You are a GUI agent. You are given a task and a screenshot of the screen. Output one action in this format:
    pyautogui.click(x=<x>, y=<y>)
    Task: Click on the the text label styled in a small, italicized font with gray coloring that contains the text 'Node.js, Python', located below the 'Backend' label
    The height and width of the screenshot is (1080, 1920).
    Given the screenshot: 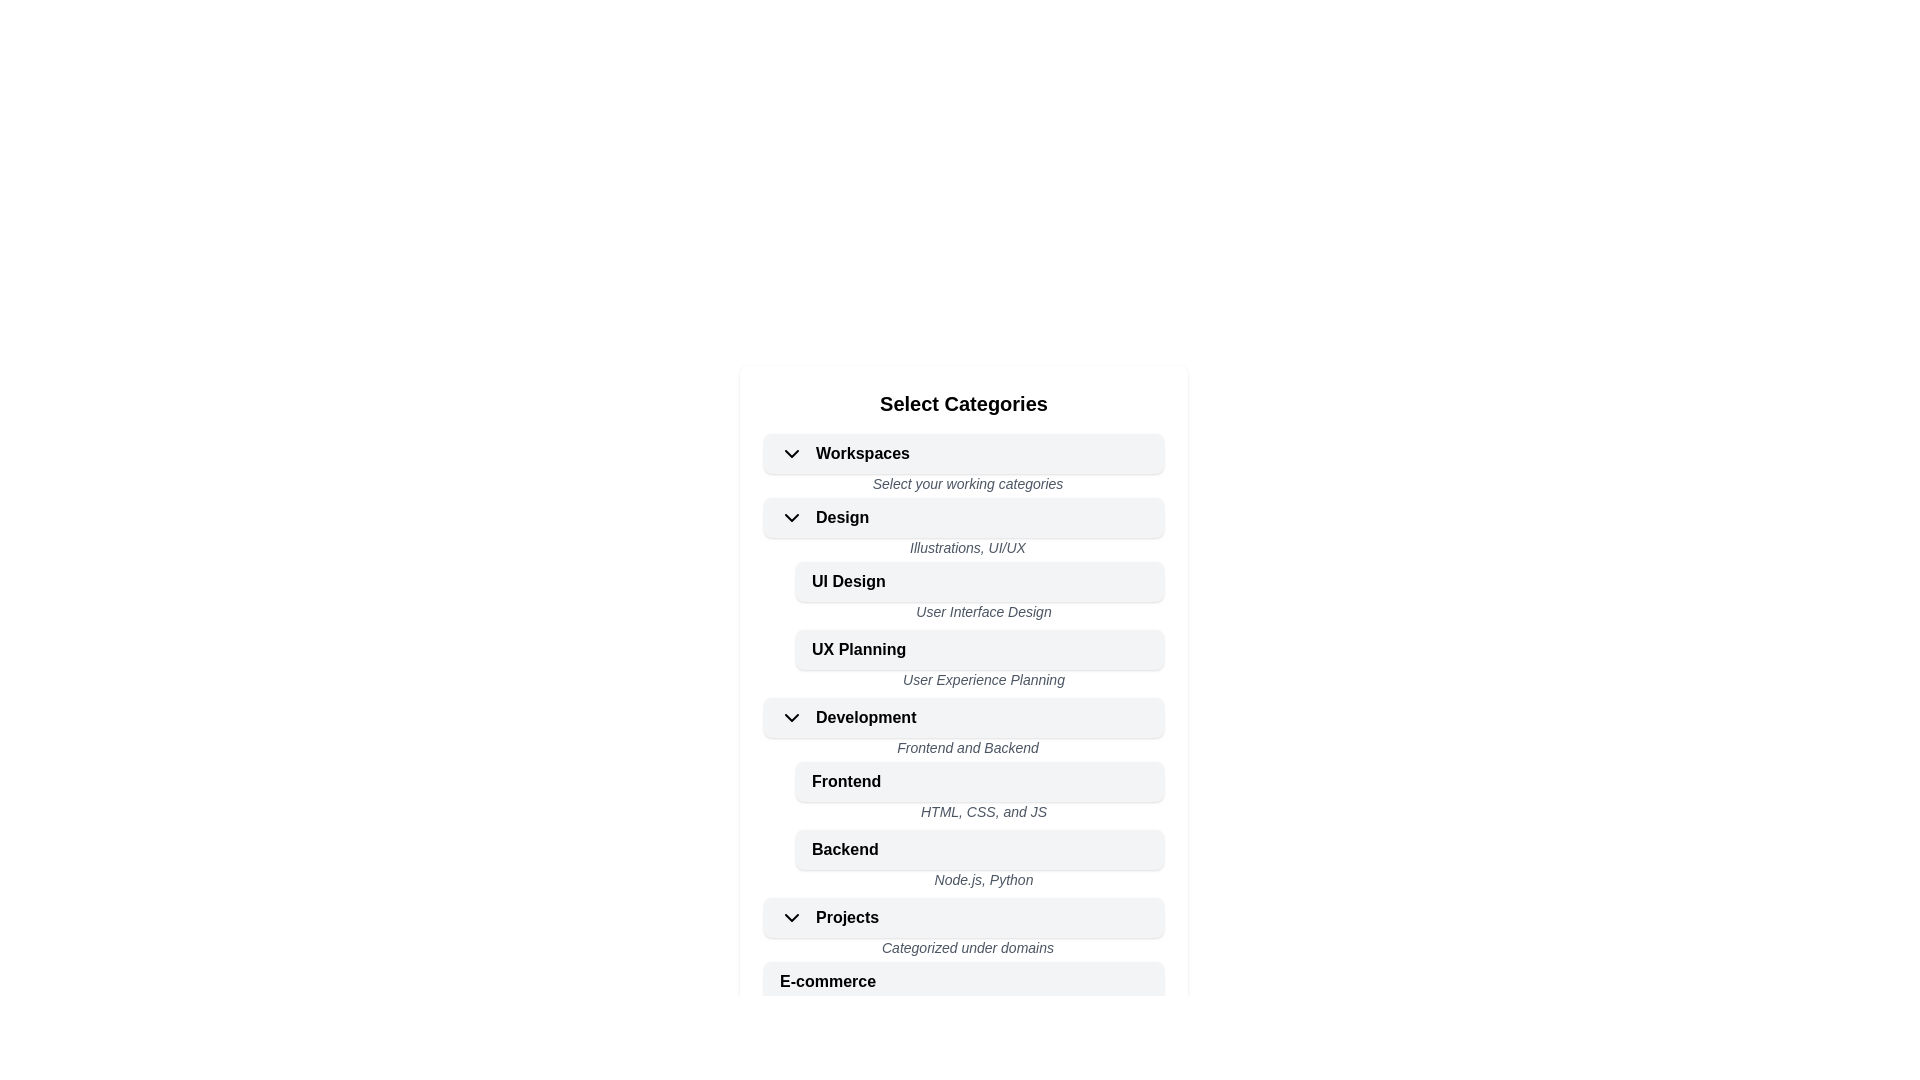 What is the action you would take?
    pyautogui.click(x=979, y=881)
    